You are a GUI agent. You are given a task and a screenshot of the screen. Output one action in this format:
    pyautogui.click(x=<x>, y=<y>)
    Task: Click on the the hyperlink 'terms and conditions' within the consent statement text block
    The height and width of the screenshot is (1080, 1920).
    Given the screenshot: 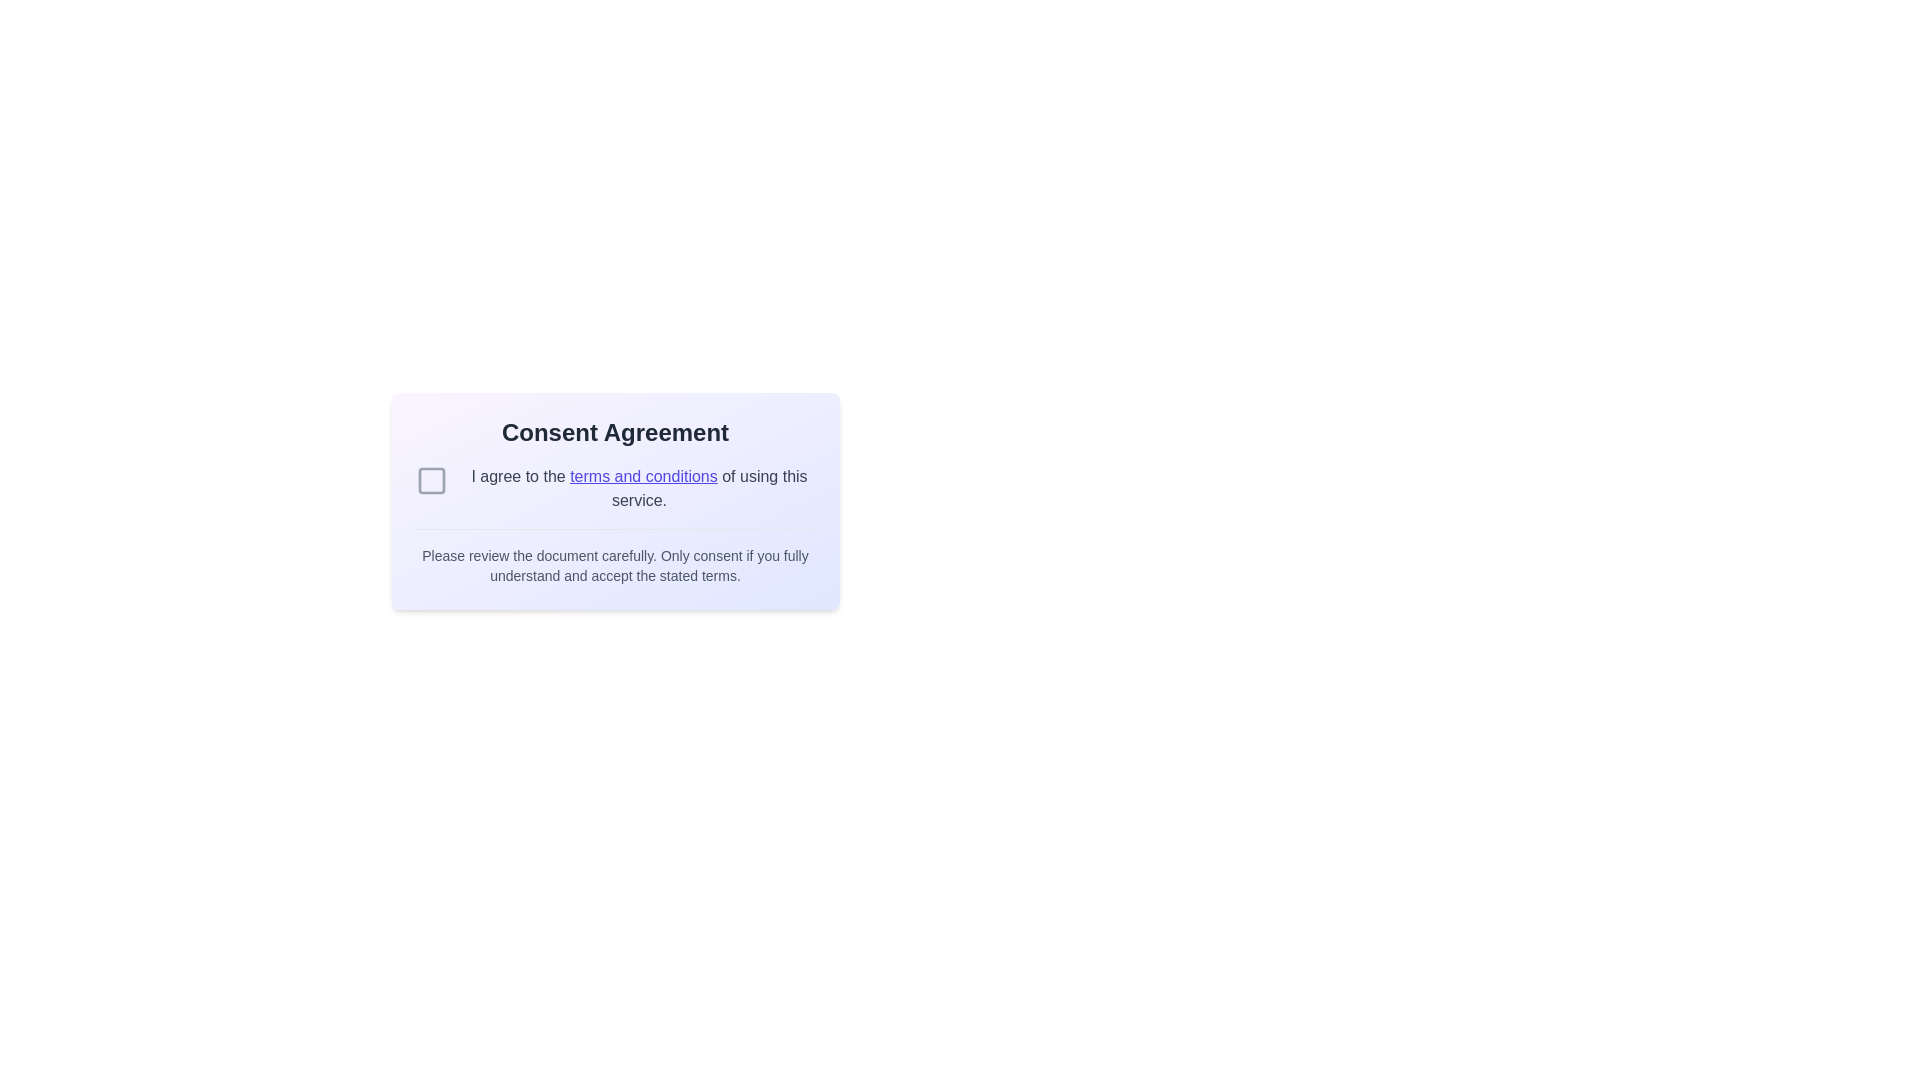 What is the action you would take?
    pyautogui.click(x=638, y=489)
    